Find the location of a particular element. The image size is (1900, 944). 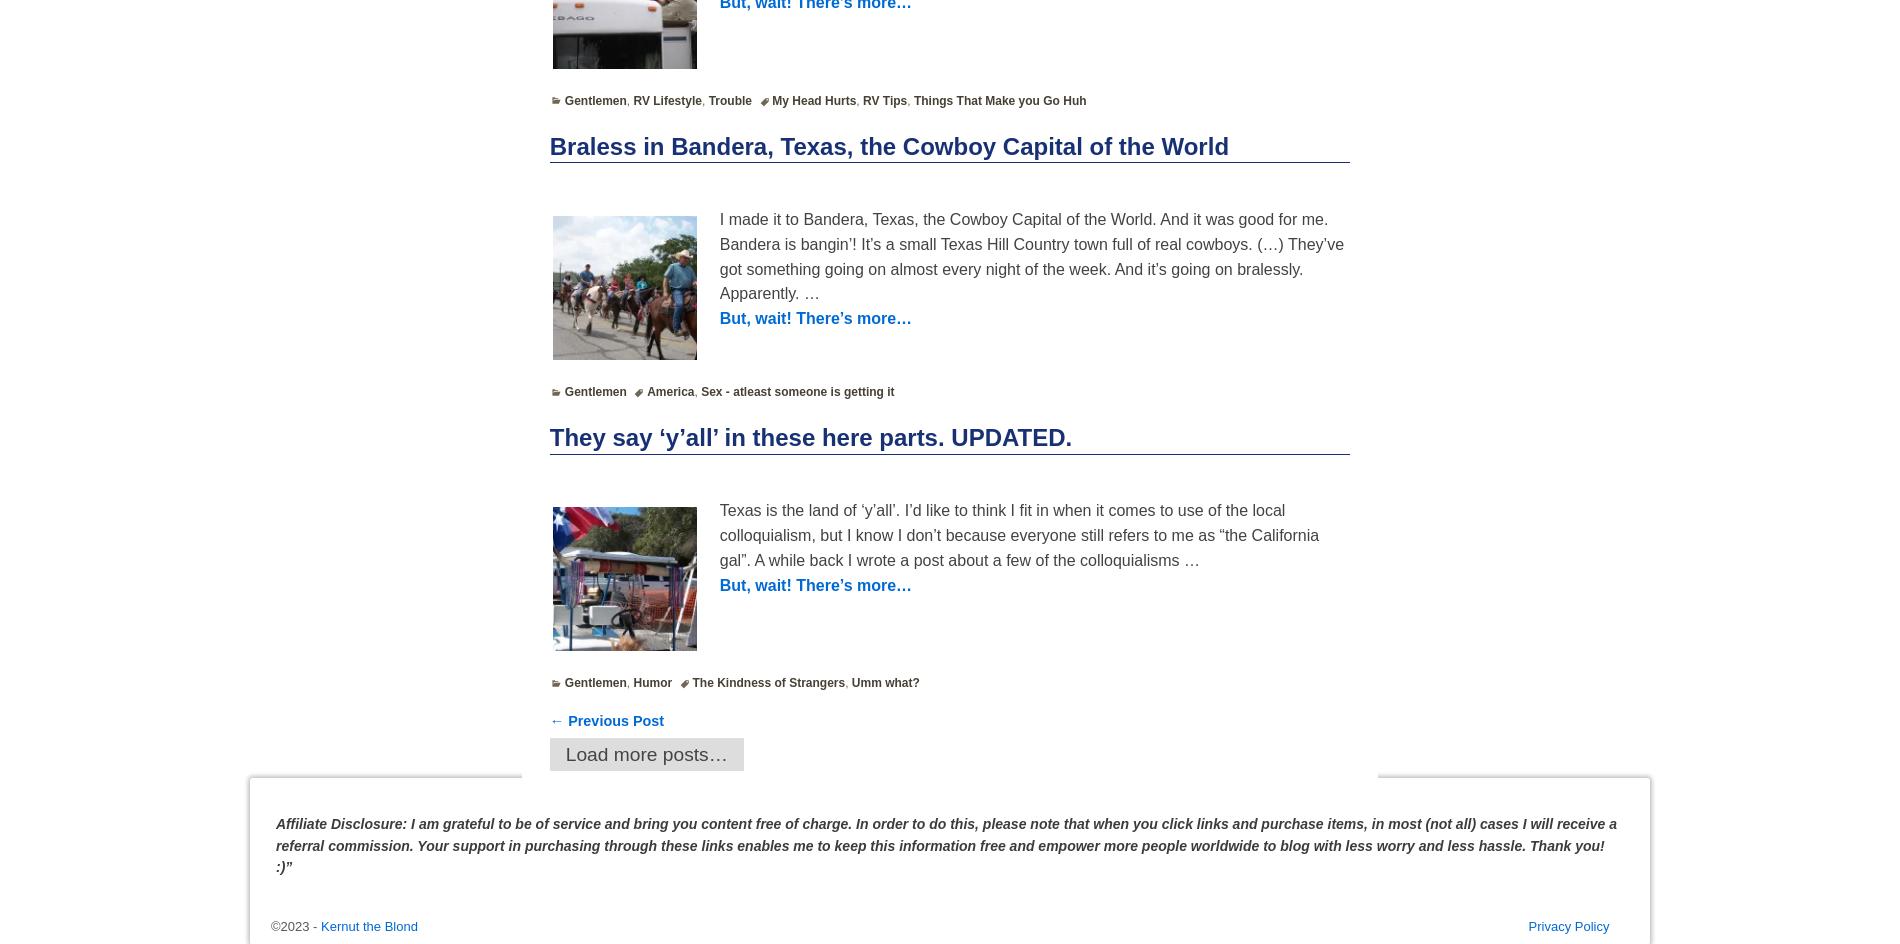

'They say ‘y’all’ in these here parts. UPDATED.' is located at coordinates (809, 435).